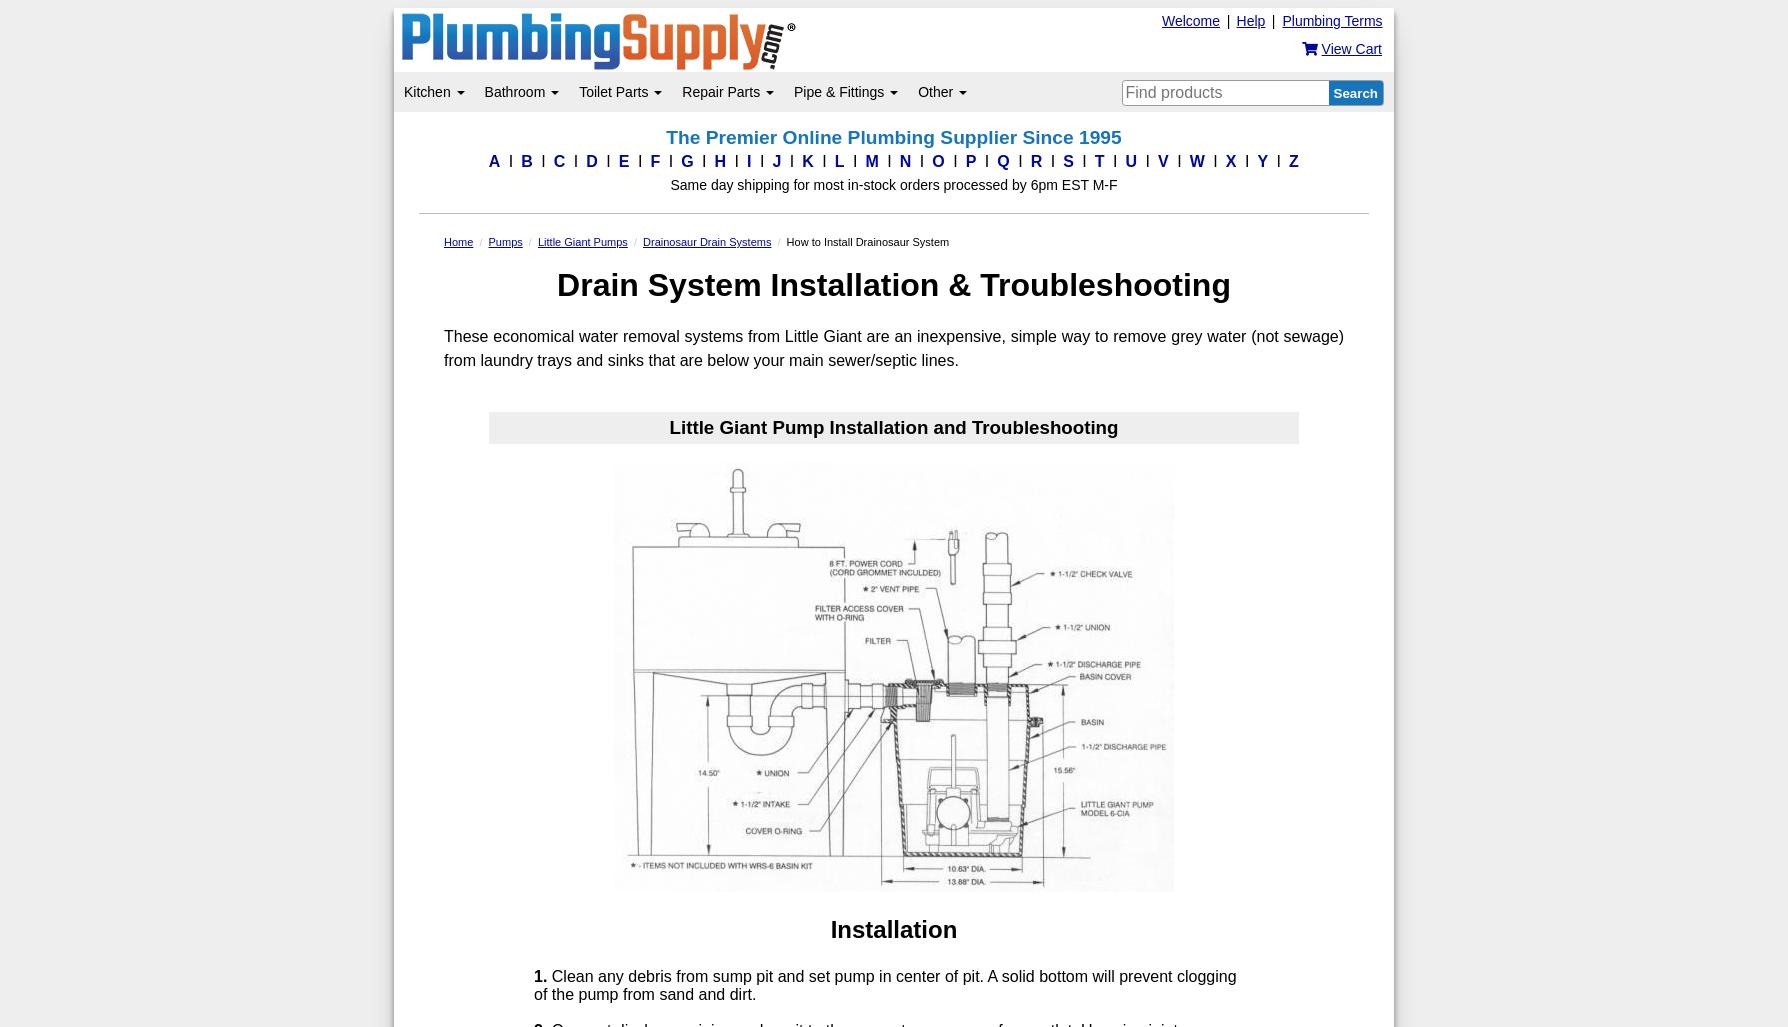 The image size is (1788, 1027). I want to click on 'E', so click(623, 161).